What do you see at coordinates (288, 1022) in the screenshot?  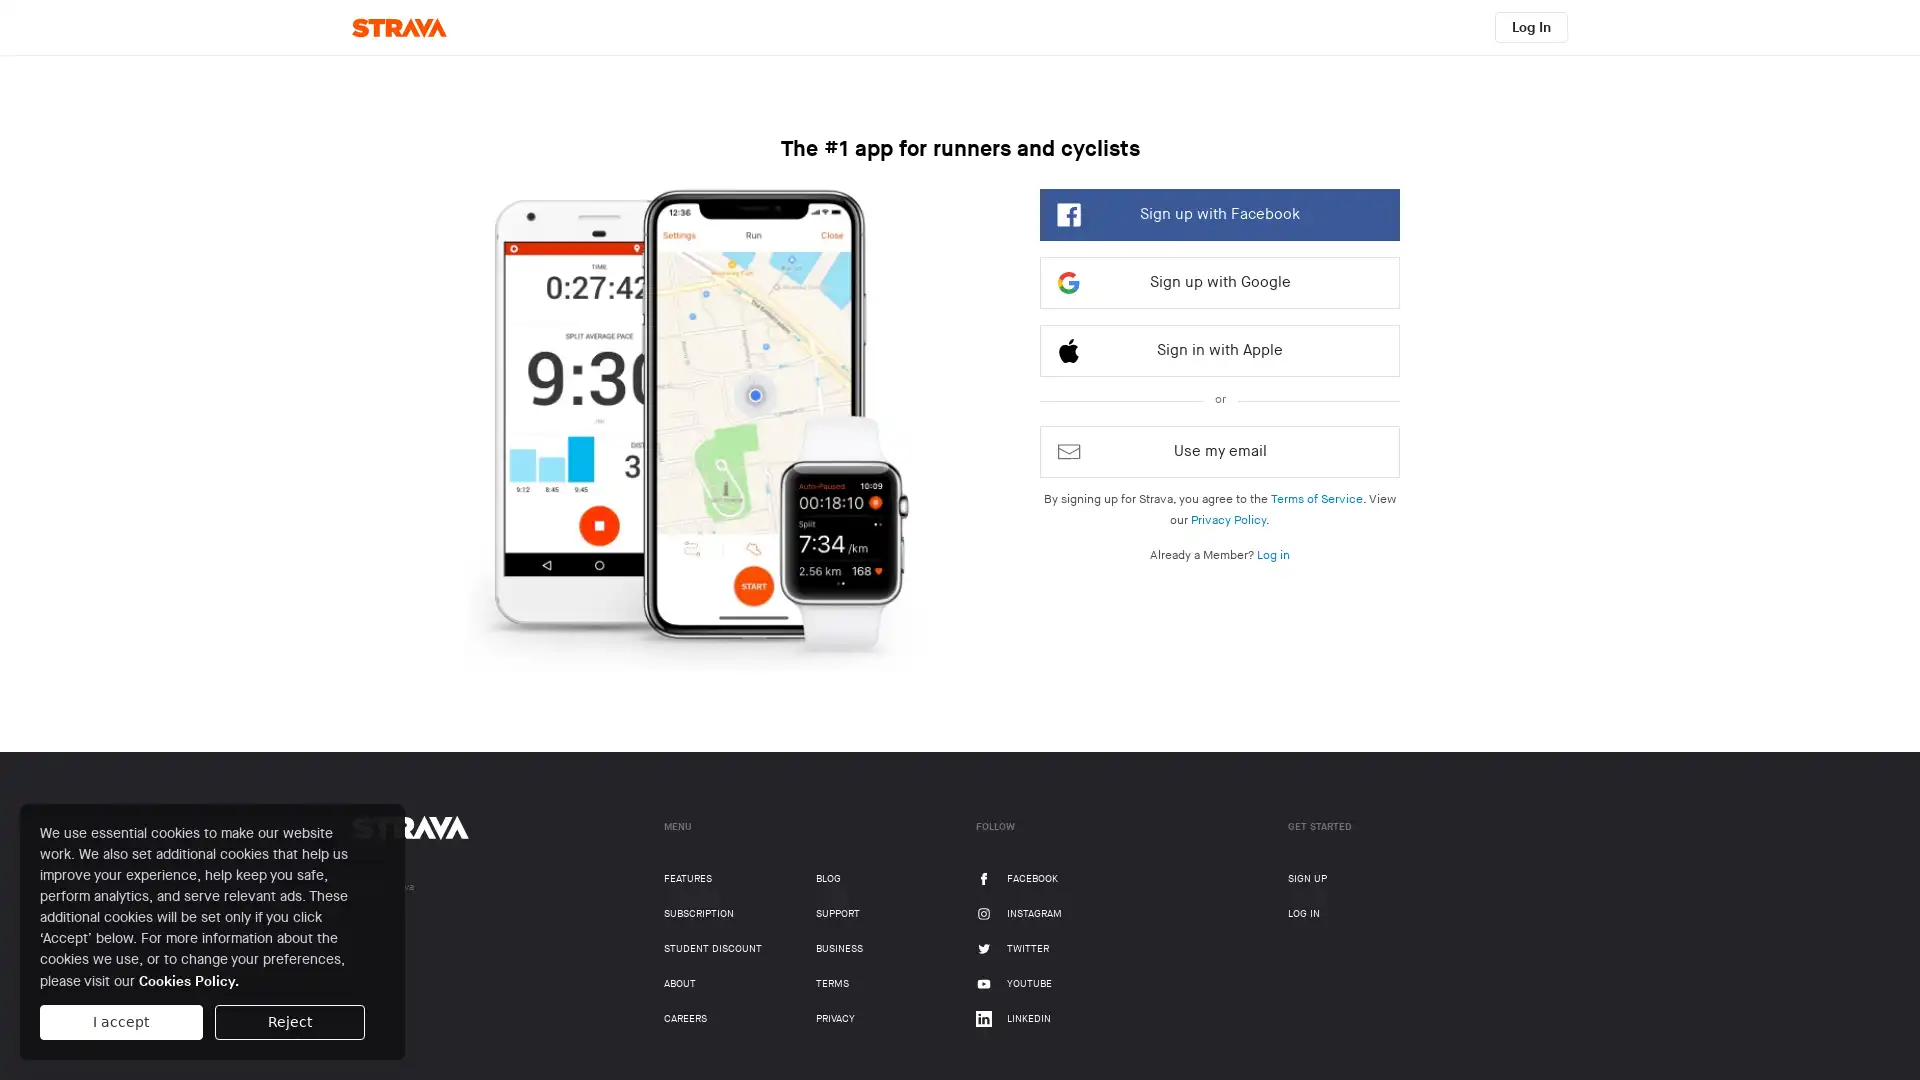 I see `Reject` at bounding box center [288, 1022].